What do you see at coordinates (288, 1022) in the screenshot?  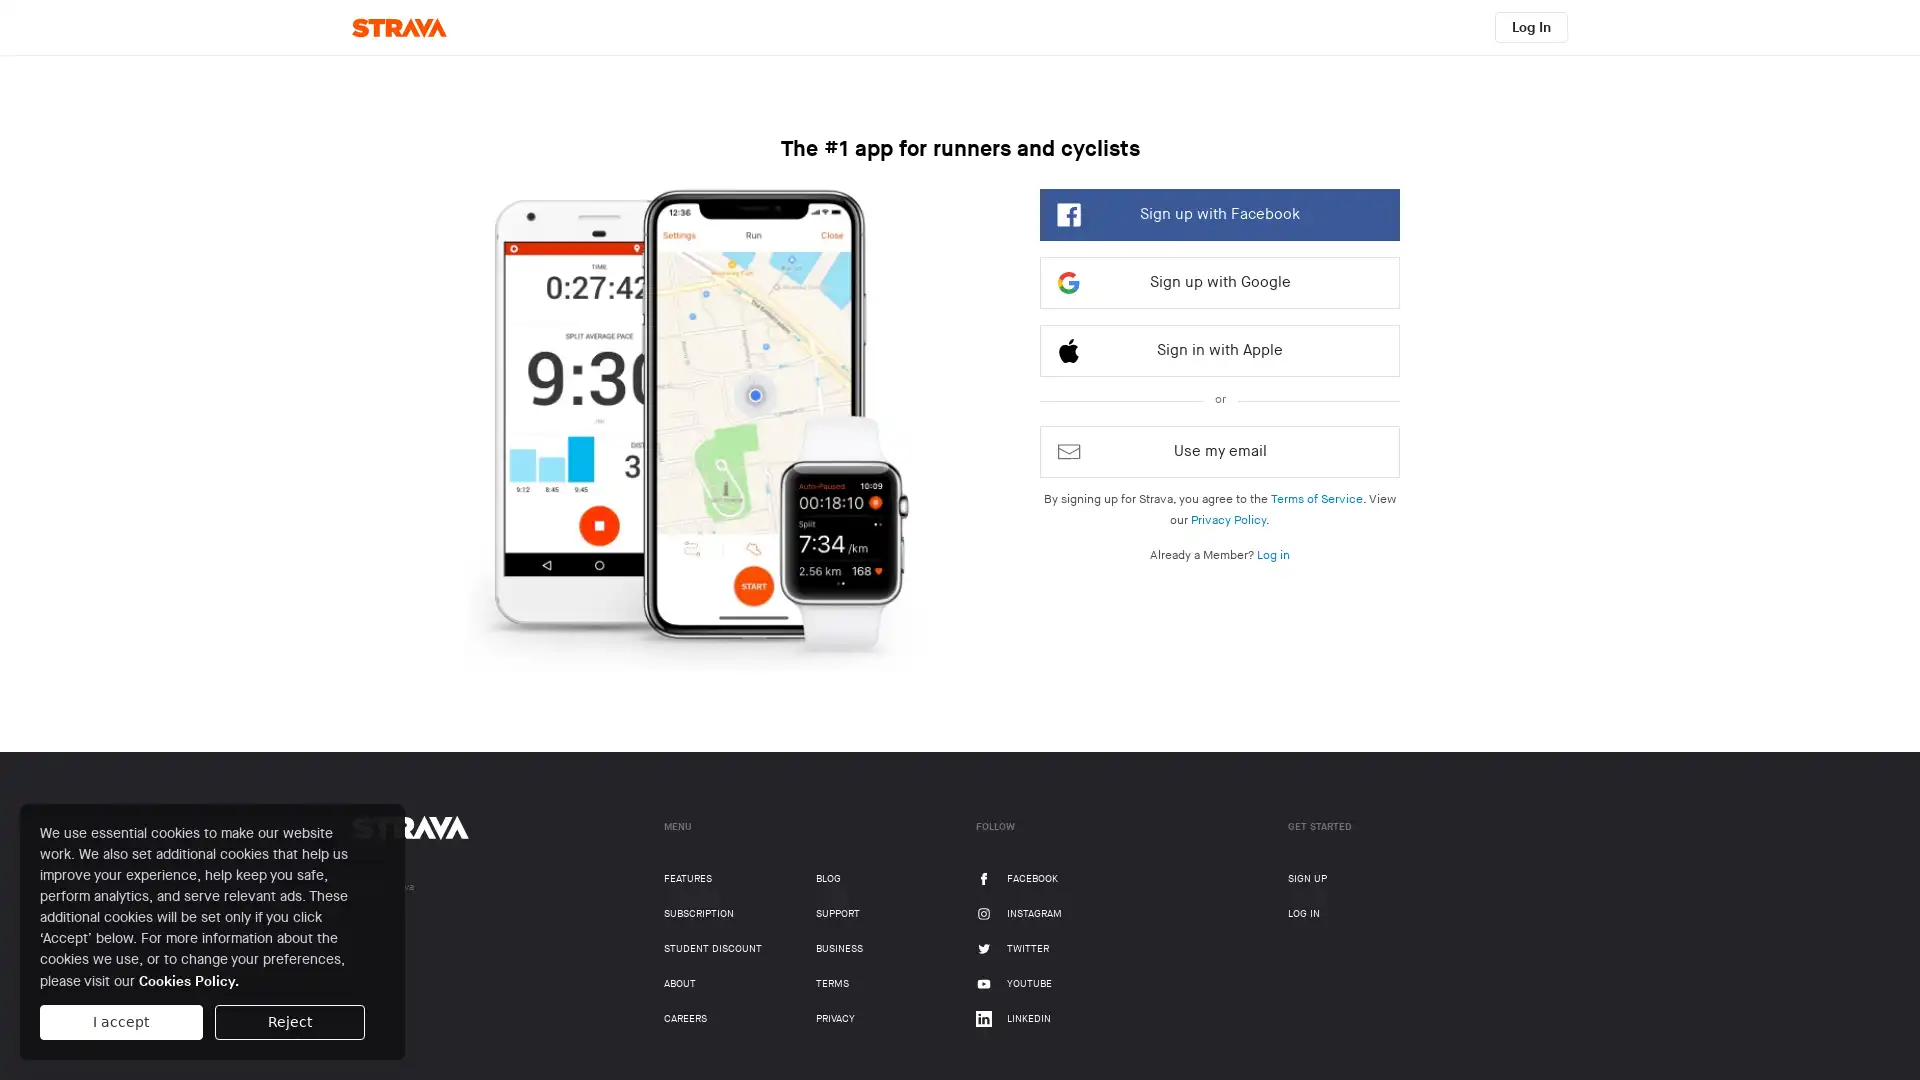 I see `Reject` at bounding box center [288, 1022].